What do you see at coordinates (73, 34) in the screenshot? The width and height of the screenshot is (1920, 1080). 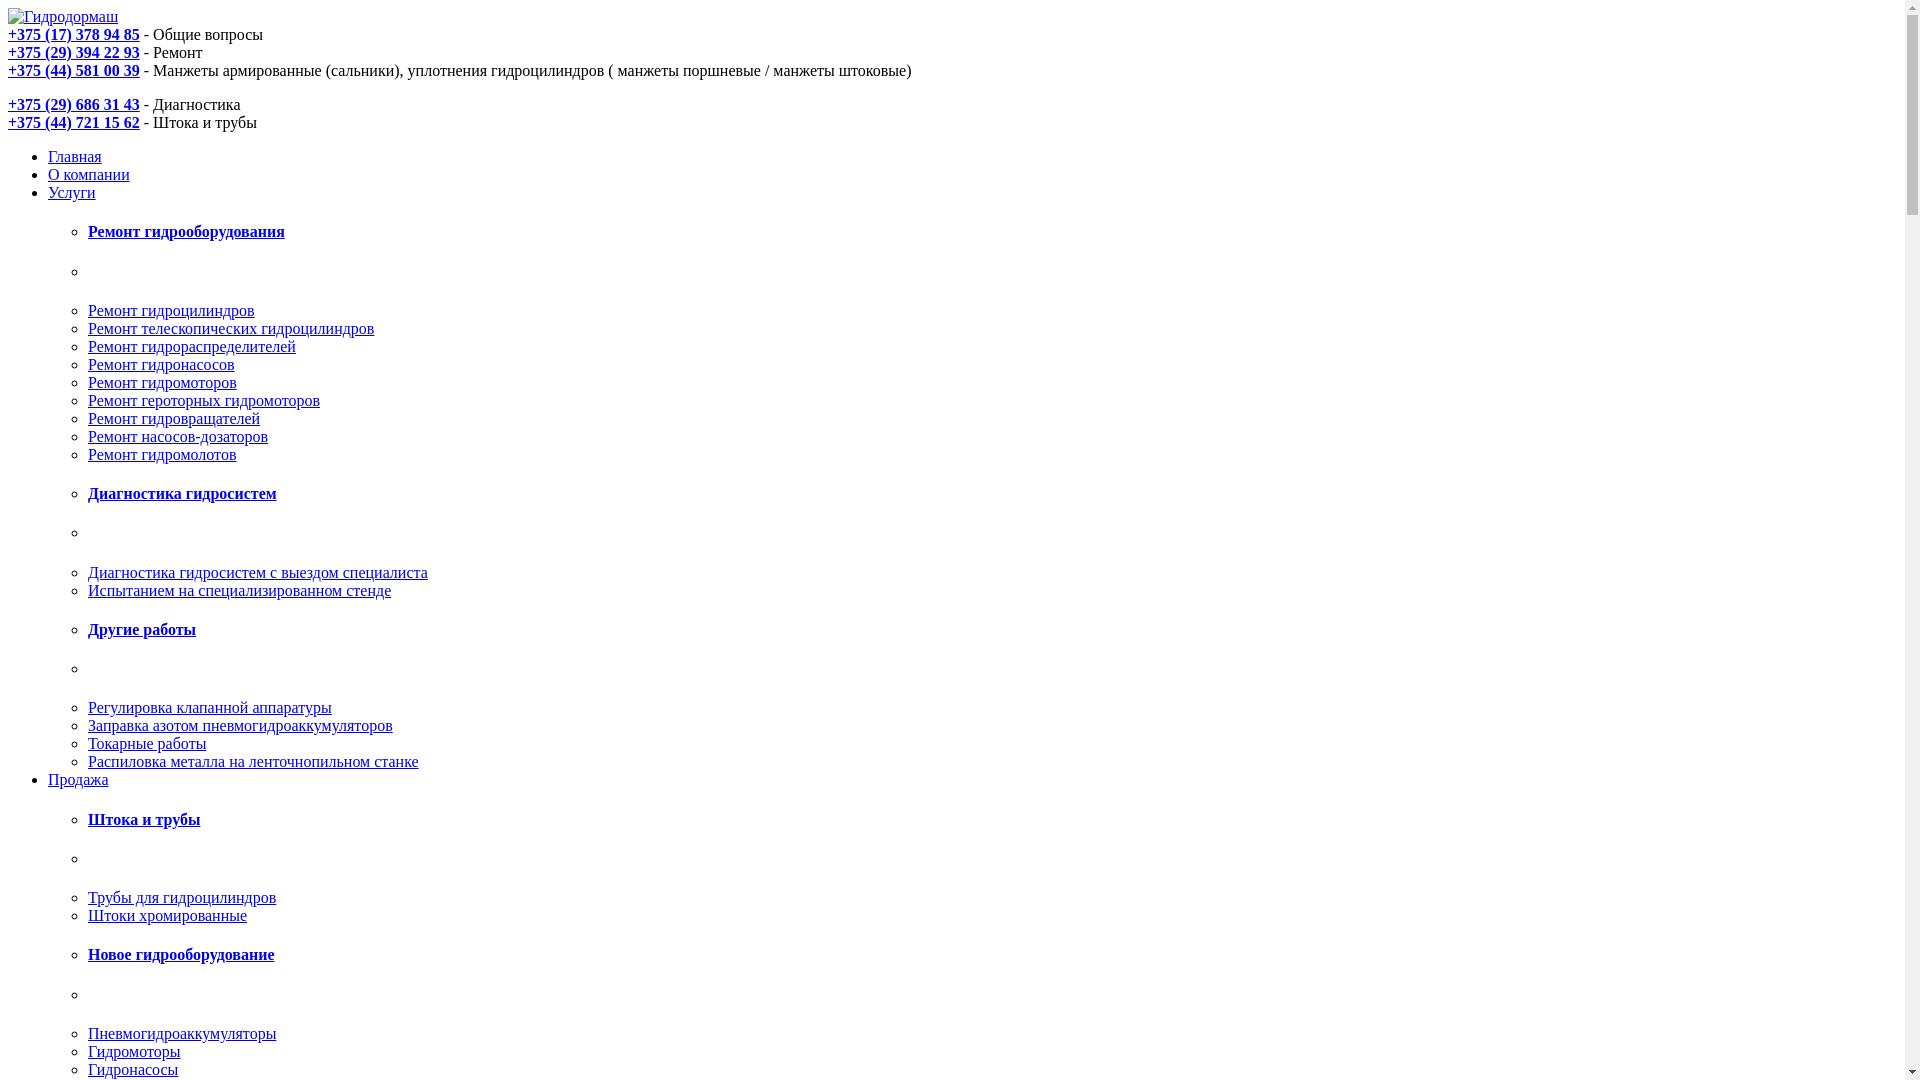 I see `'+375 (17) 378 94 85'` at bounding box center [73, 34].